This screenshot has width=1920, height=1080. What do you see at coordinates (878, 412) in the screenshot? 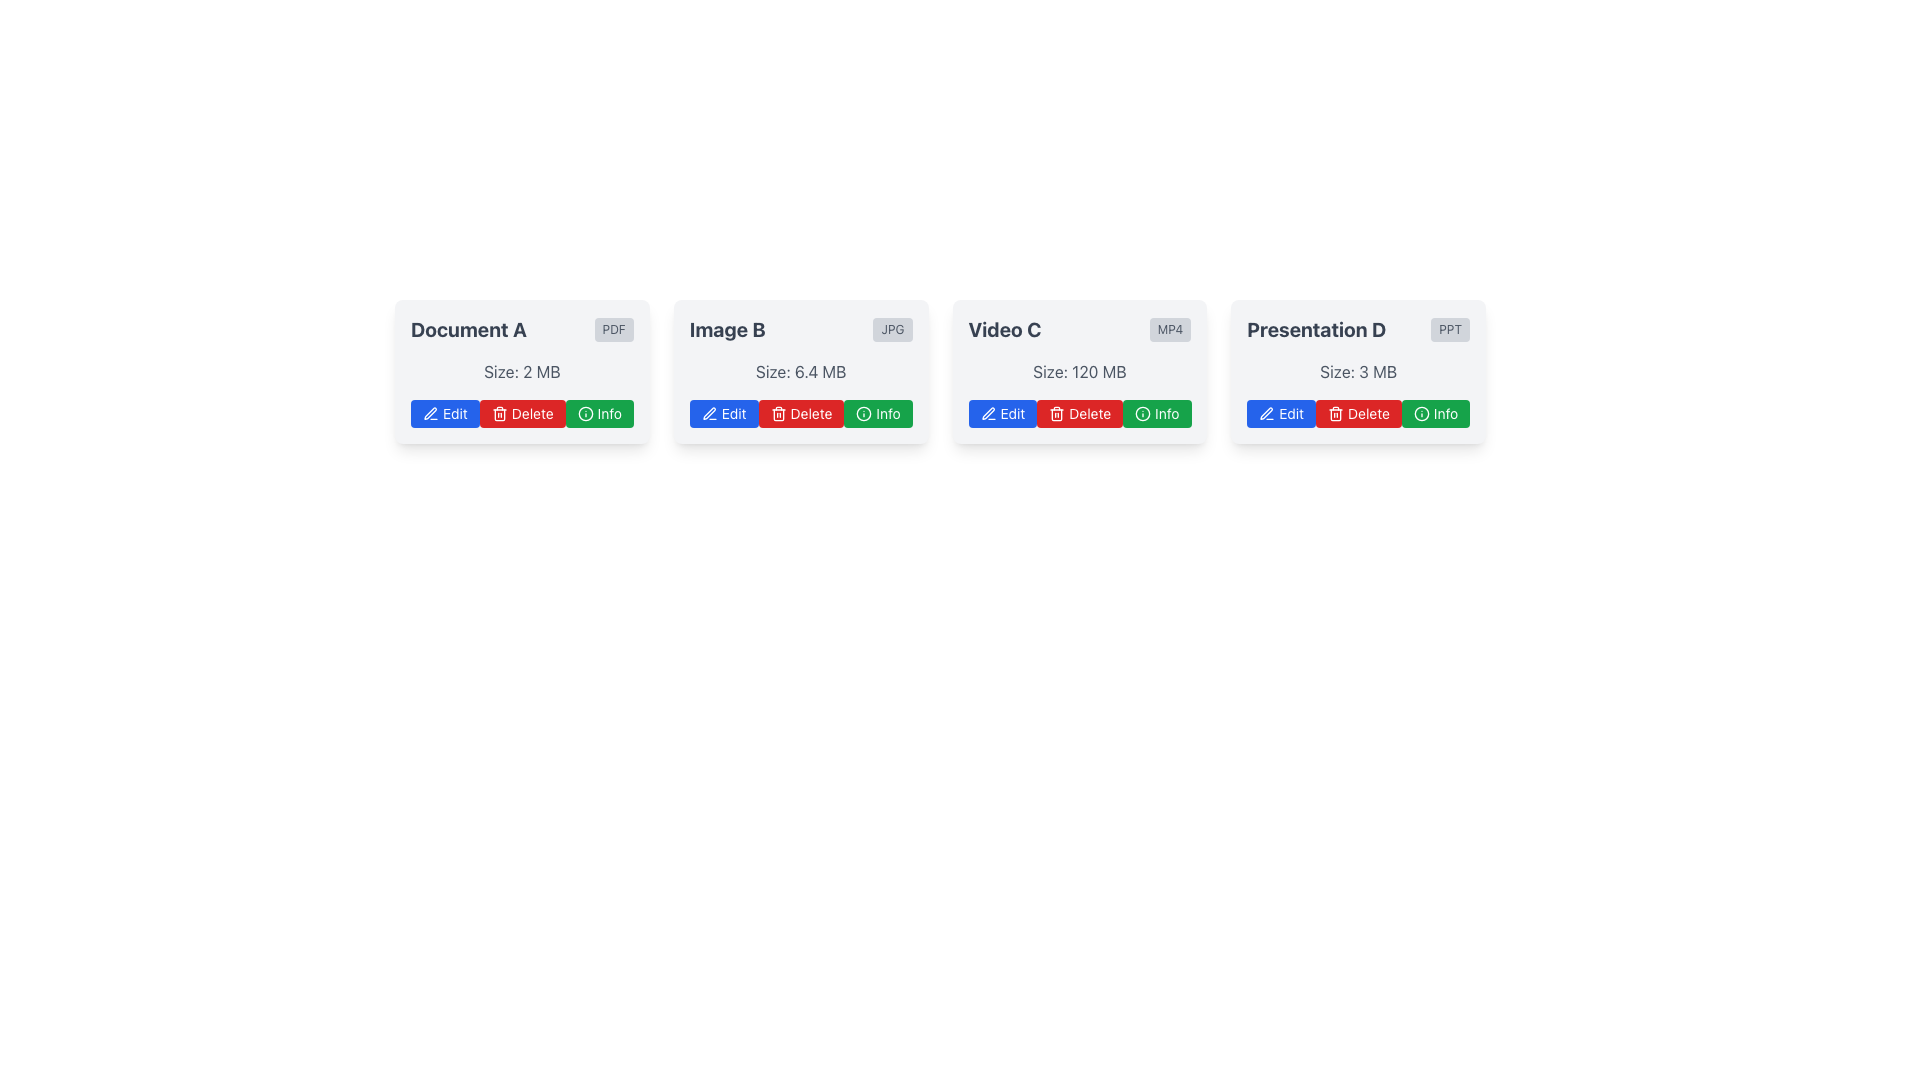
I see `the third button in the horizontal group of controls, which provides detailed information about 'Image B', located to the right of the 'Delete' button` at bounding box center [878, 412].